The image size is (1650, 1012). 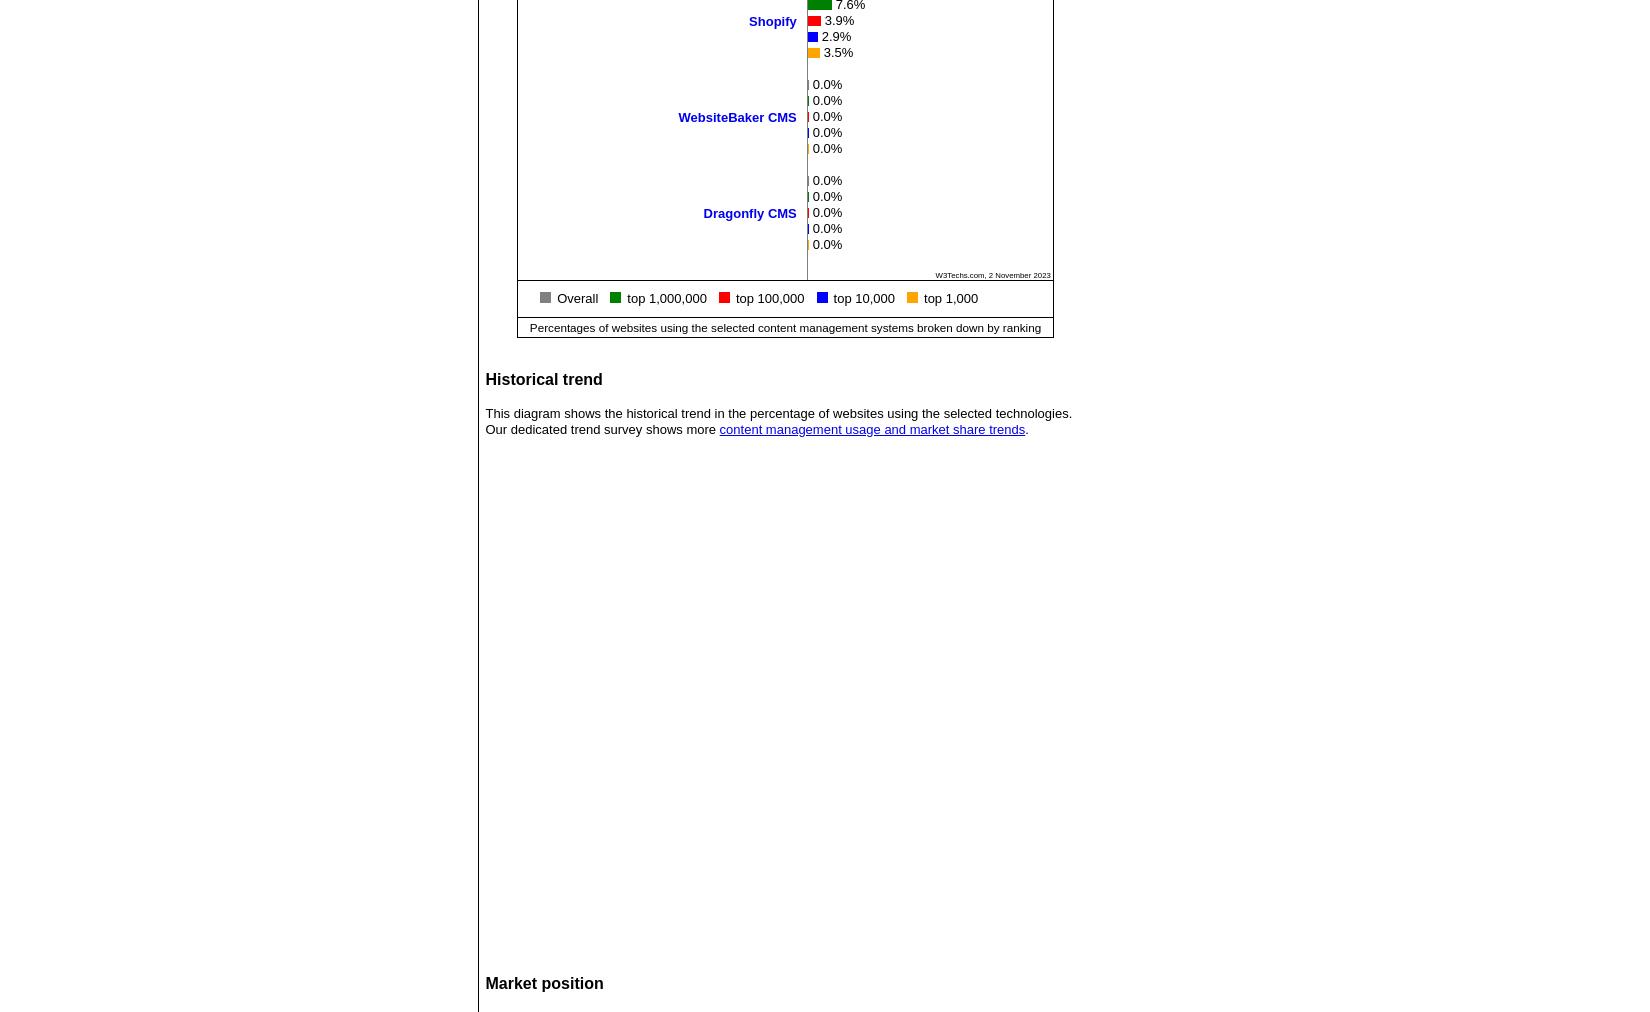 I want to click on '.', so click(x=1026, y=429).